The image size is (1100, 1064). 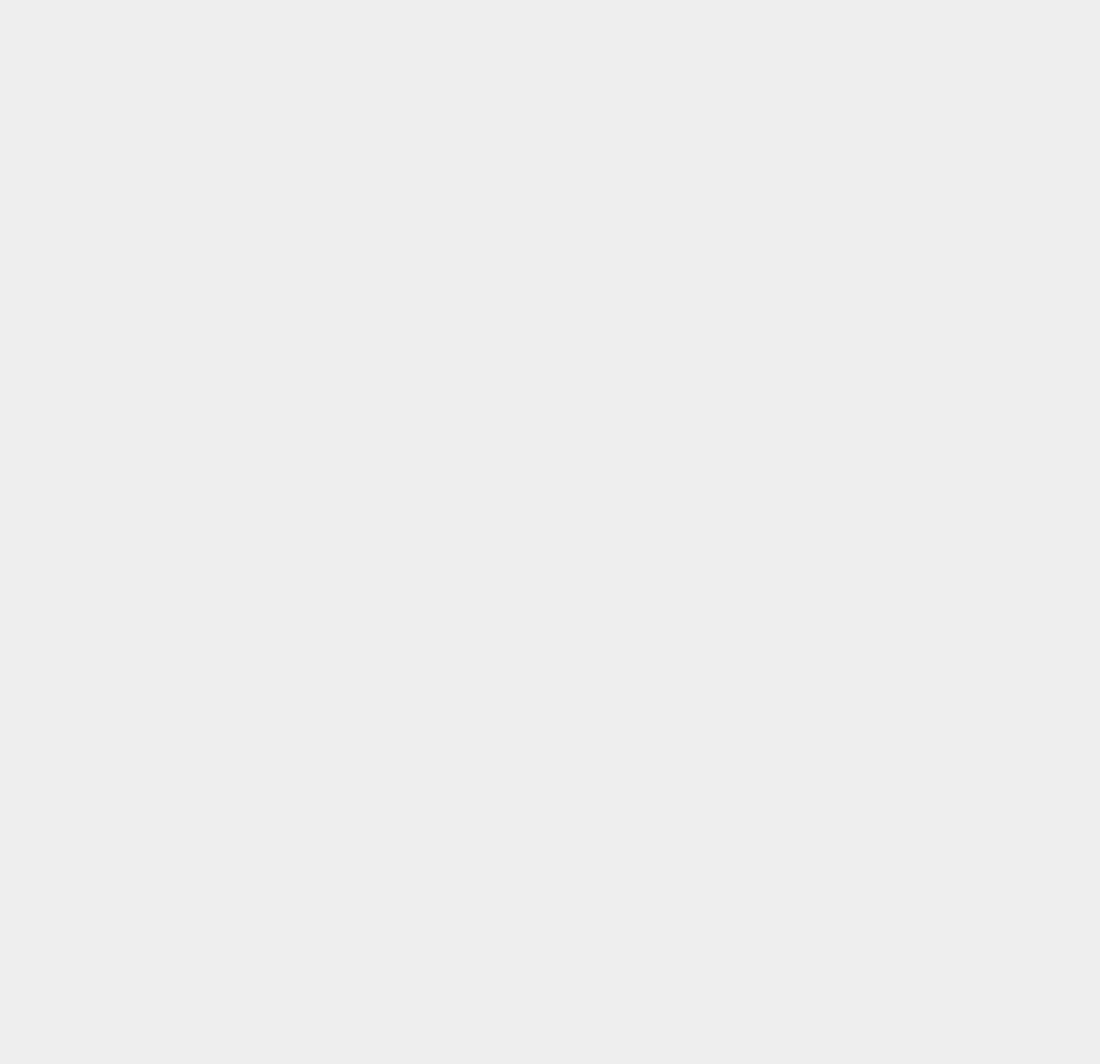 What do you see at coordinates (821, 799) in the screenshot?
I see `'Apple CarPlay'` at bounding box center [821, 799].